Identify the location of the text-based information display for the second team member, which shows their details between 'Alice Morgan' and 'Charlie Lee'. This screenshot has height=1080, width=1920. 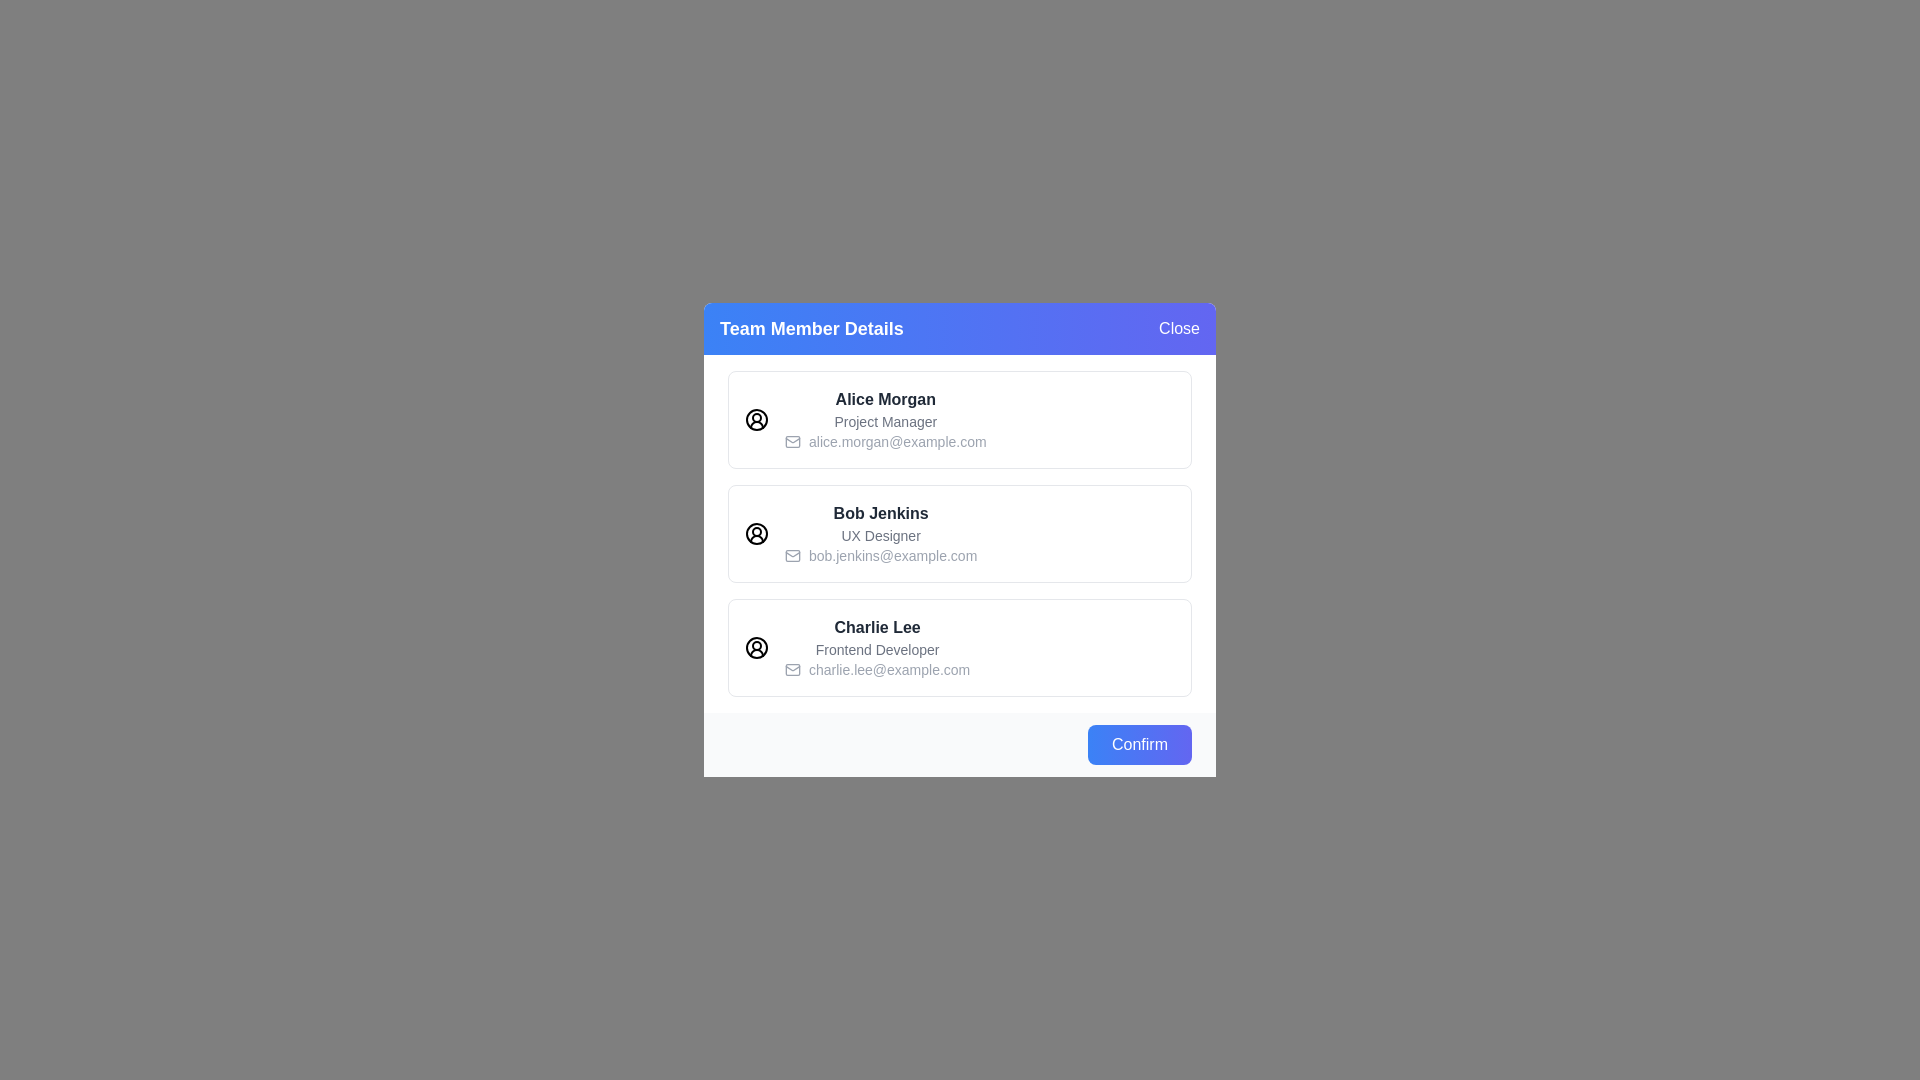
(880, 532).